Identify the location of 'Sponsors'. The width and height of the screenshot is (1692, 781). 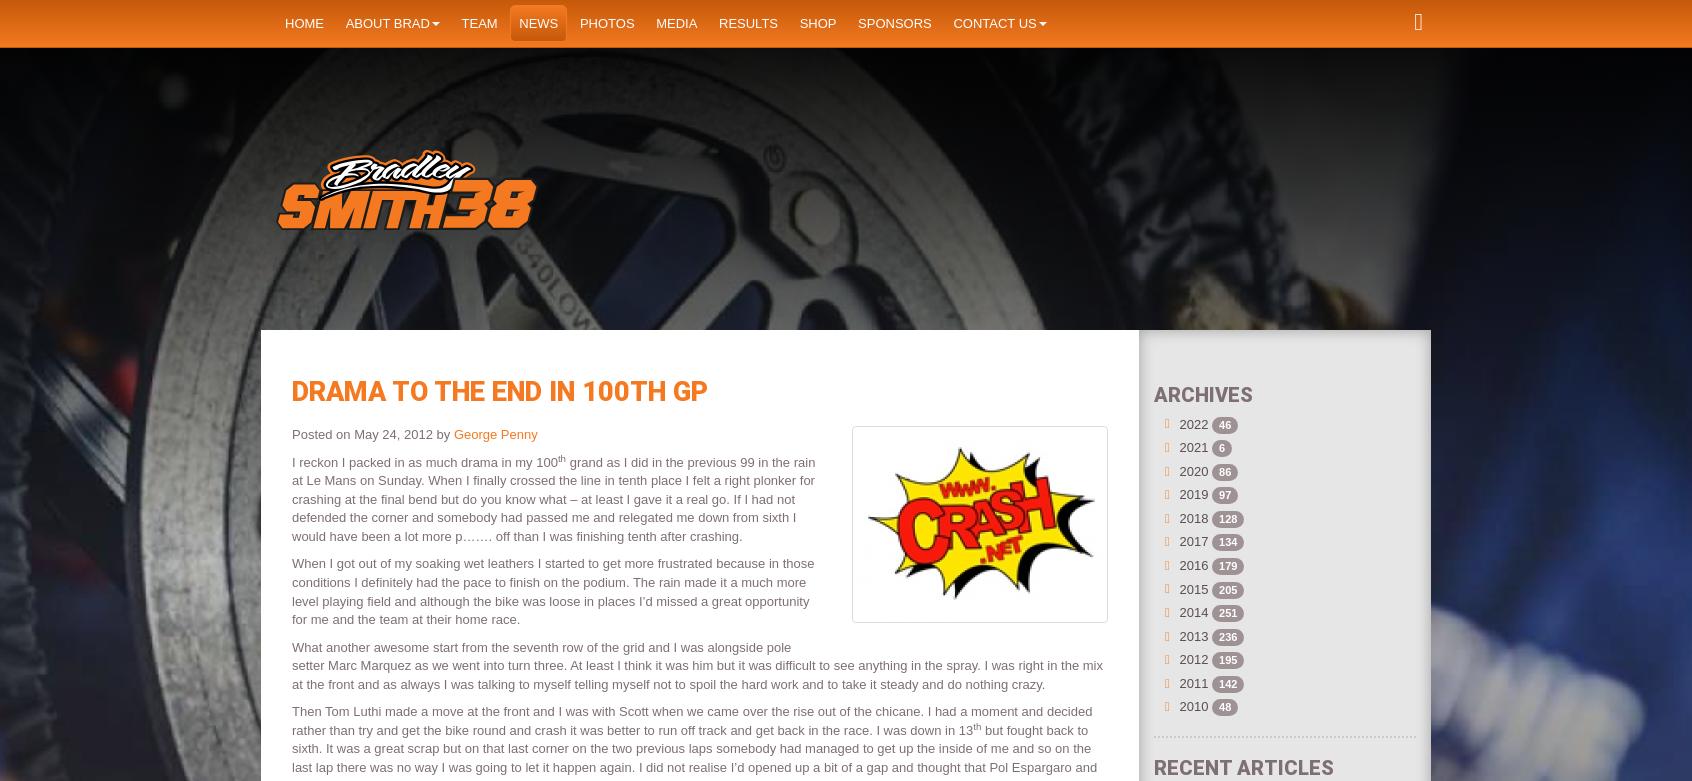
(893, 22).